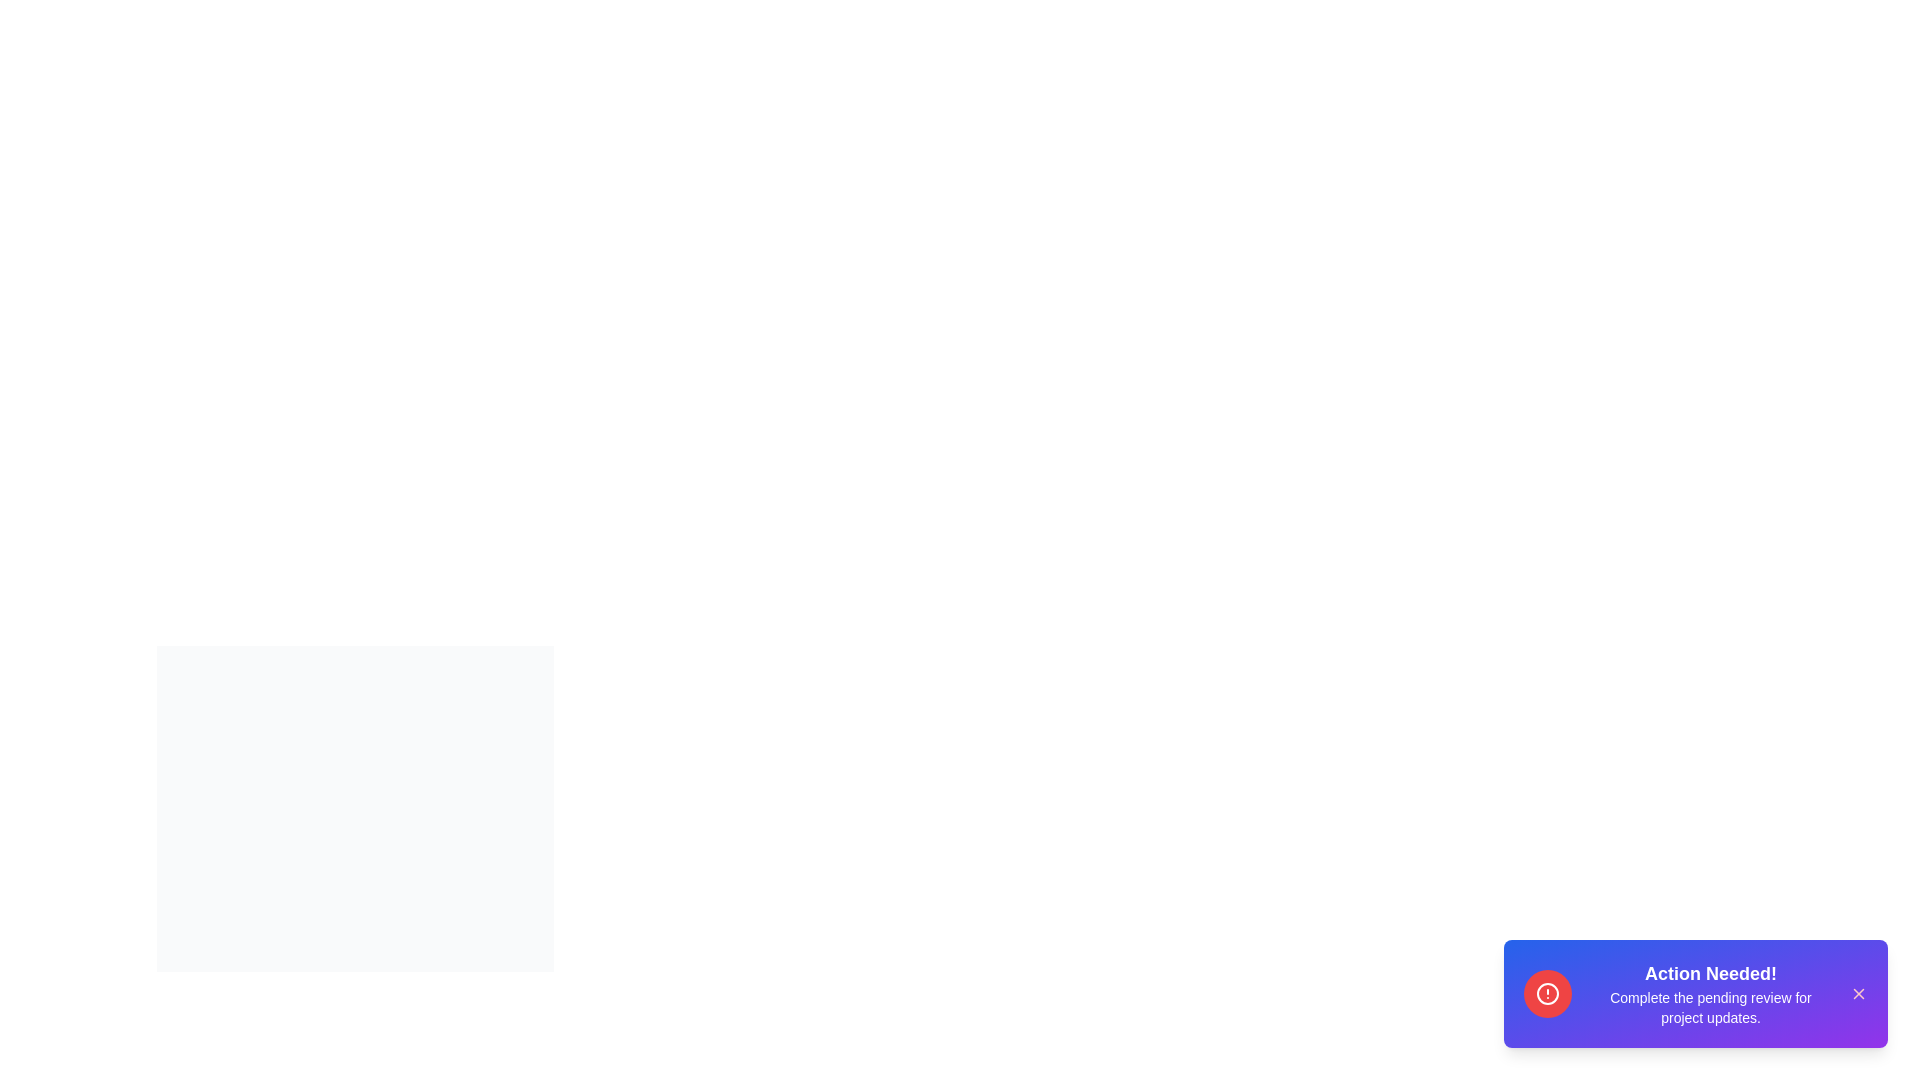 The height and width of the screenshot is (1080, 1920). I want to click on the alert icon in the snackbar, so click(1547, 994).